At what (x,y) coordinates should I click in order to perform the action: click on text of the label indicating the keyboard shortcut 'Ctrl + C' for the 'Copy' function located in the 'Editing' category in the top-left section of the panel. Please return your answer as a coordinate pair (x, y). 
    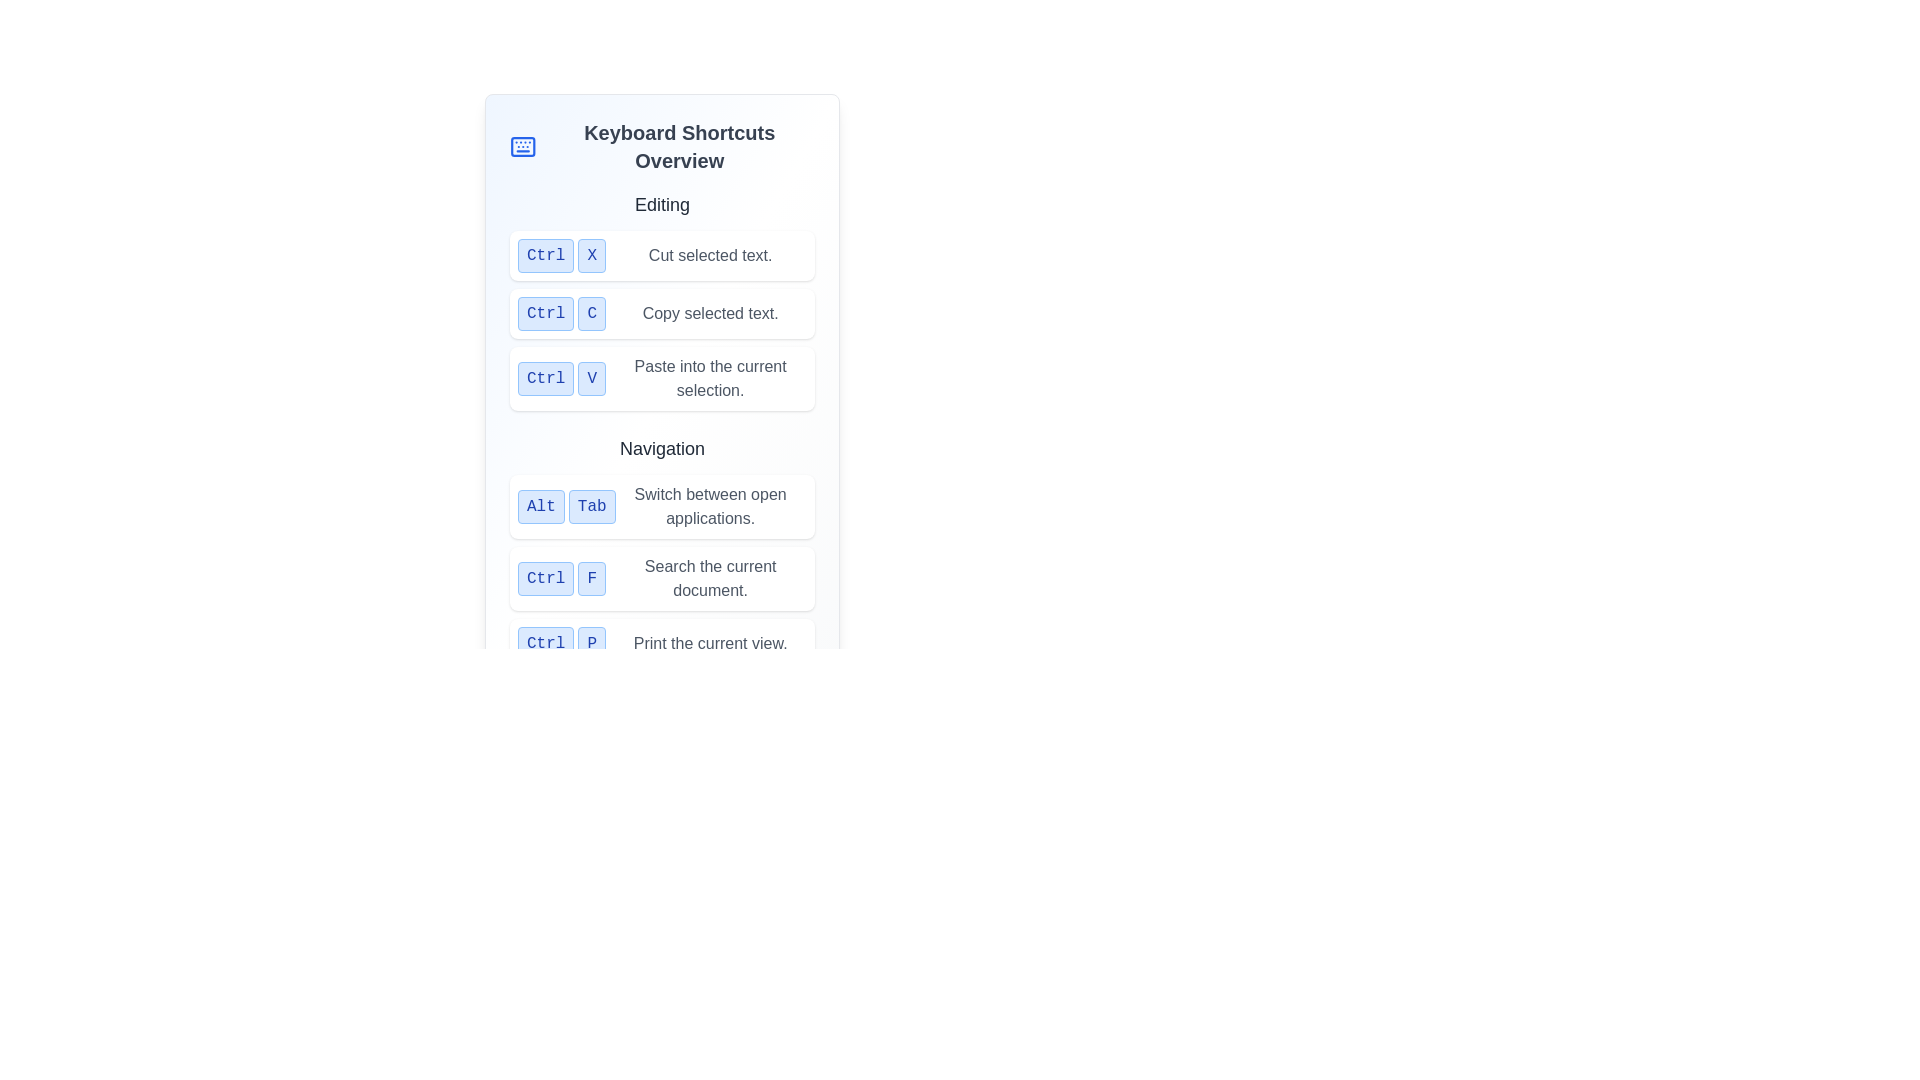
    Looking at the image, I should click on (662, 319).